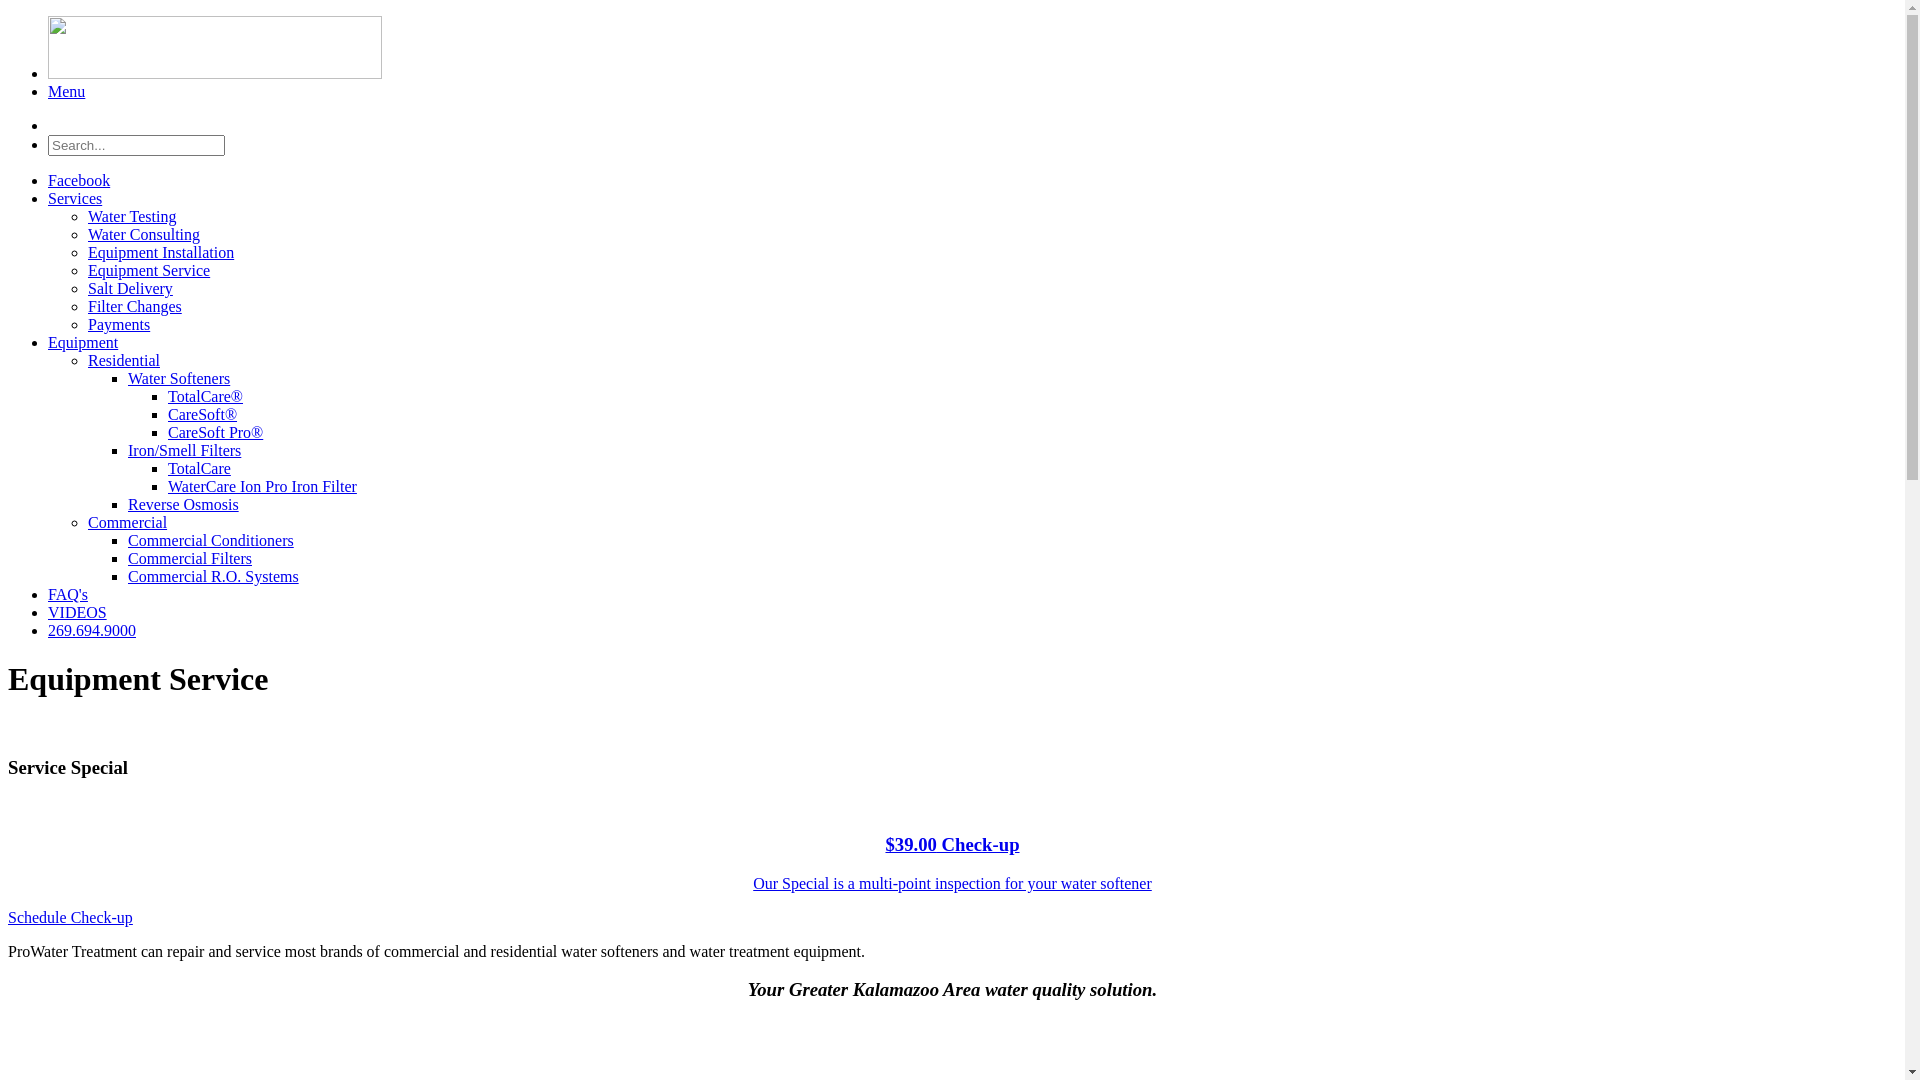 This screenshot has height=1080, width=1920. What do you see at coordinates (118, 323) in the screenshot?
I see `'Payments'` at bounding box center [118, 323].